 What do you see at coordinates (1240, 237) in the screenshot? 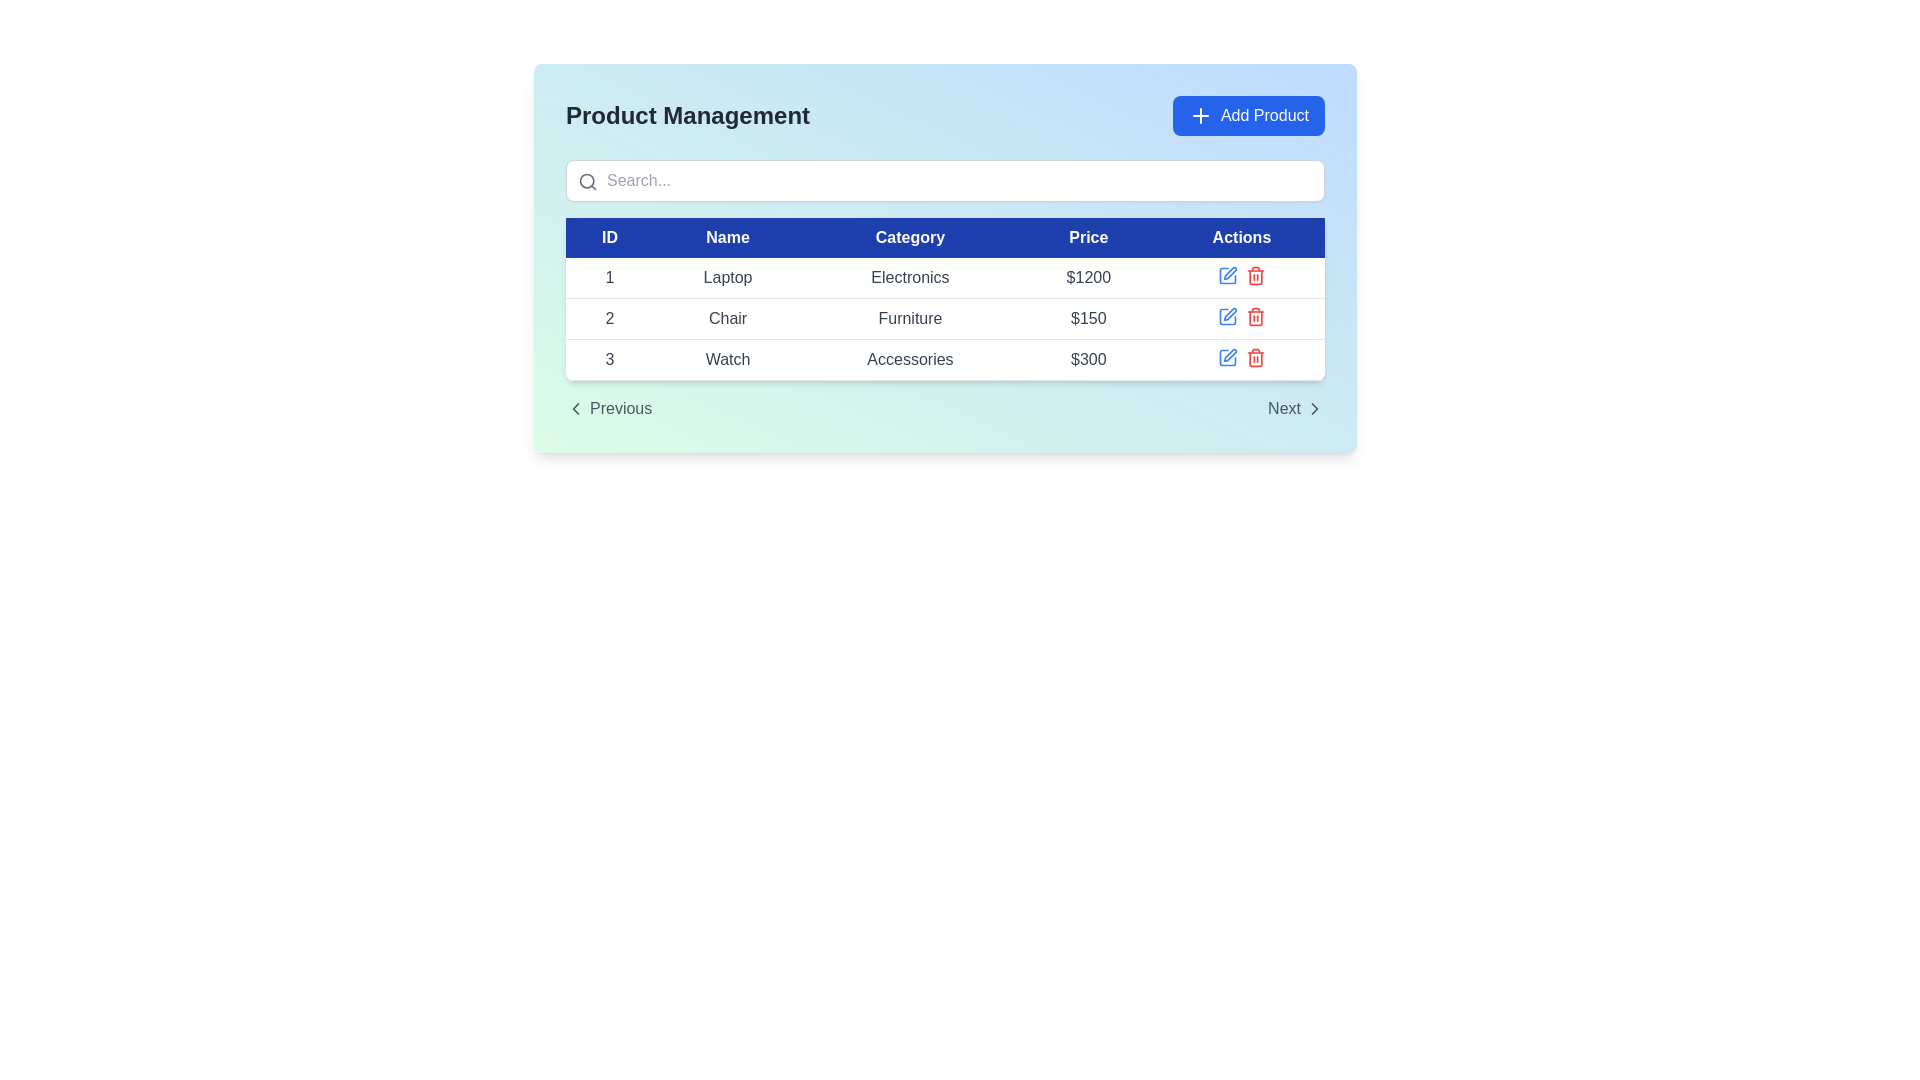
I see `the Text Label indicating the Actions column in the table, which is the fifth item in the header row, following 'ID', 'Name', 'Category', and 'Price'` at bounding box center [1240, 237].